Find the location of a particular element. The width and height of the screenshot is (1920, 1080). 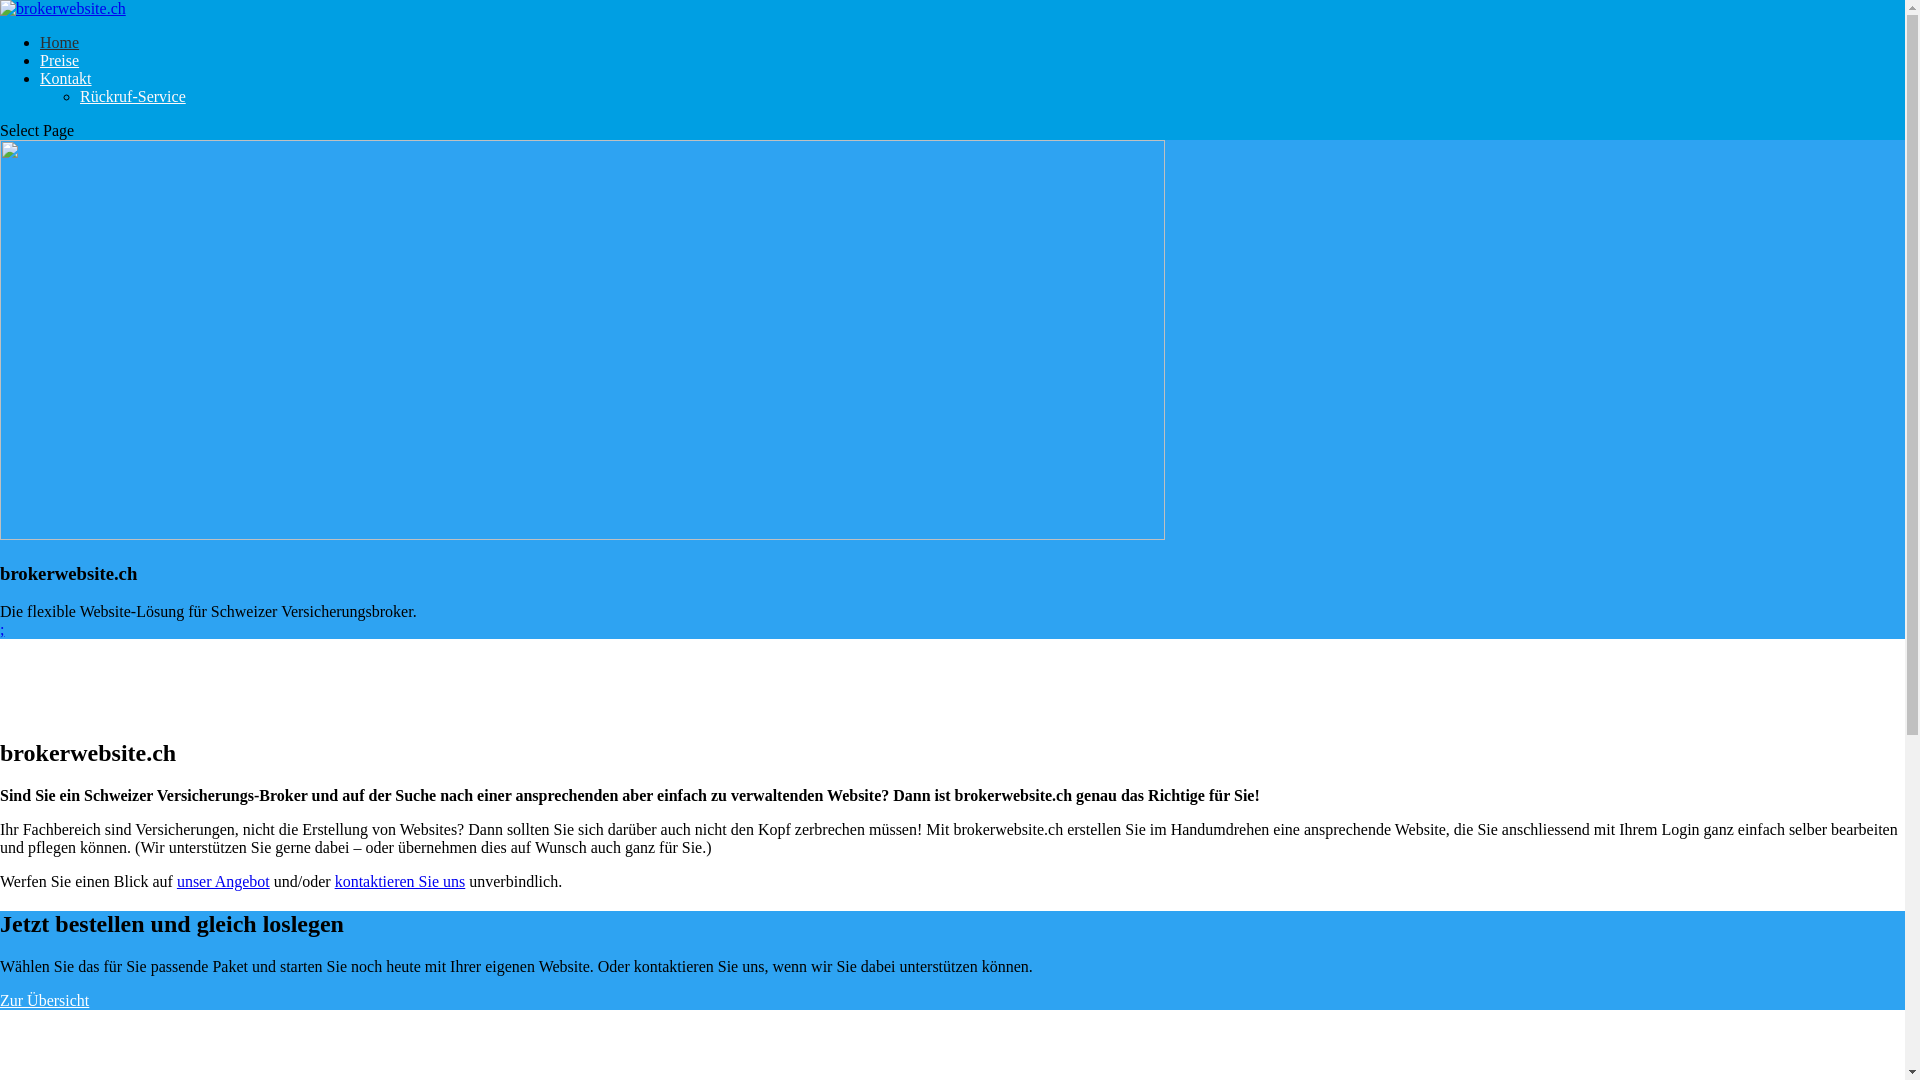

';' is located at coordinates (0, 628).